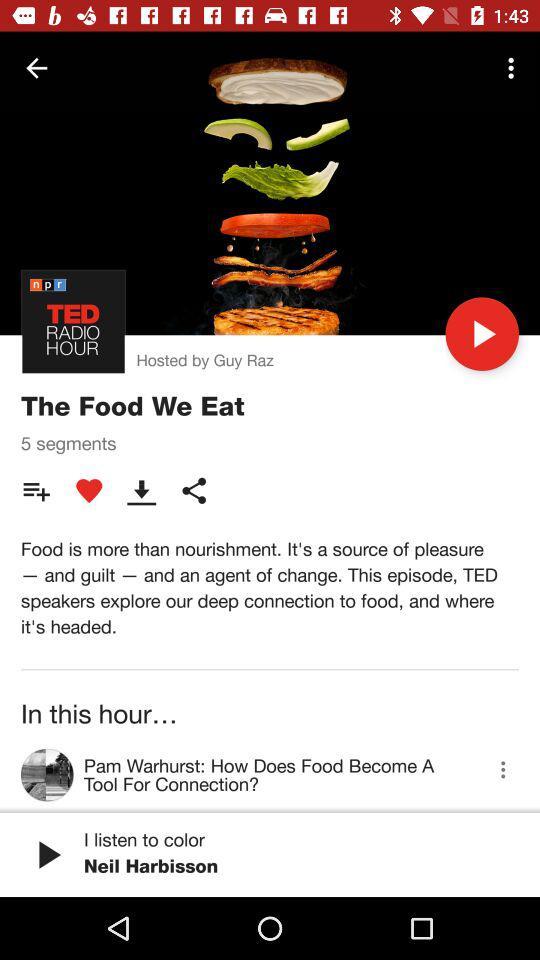  What do you see at coordinates (36, 68) in the screenshot?
I see `icon at the top left corner` at bounding box center [36, 68].